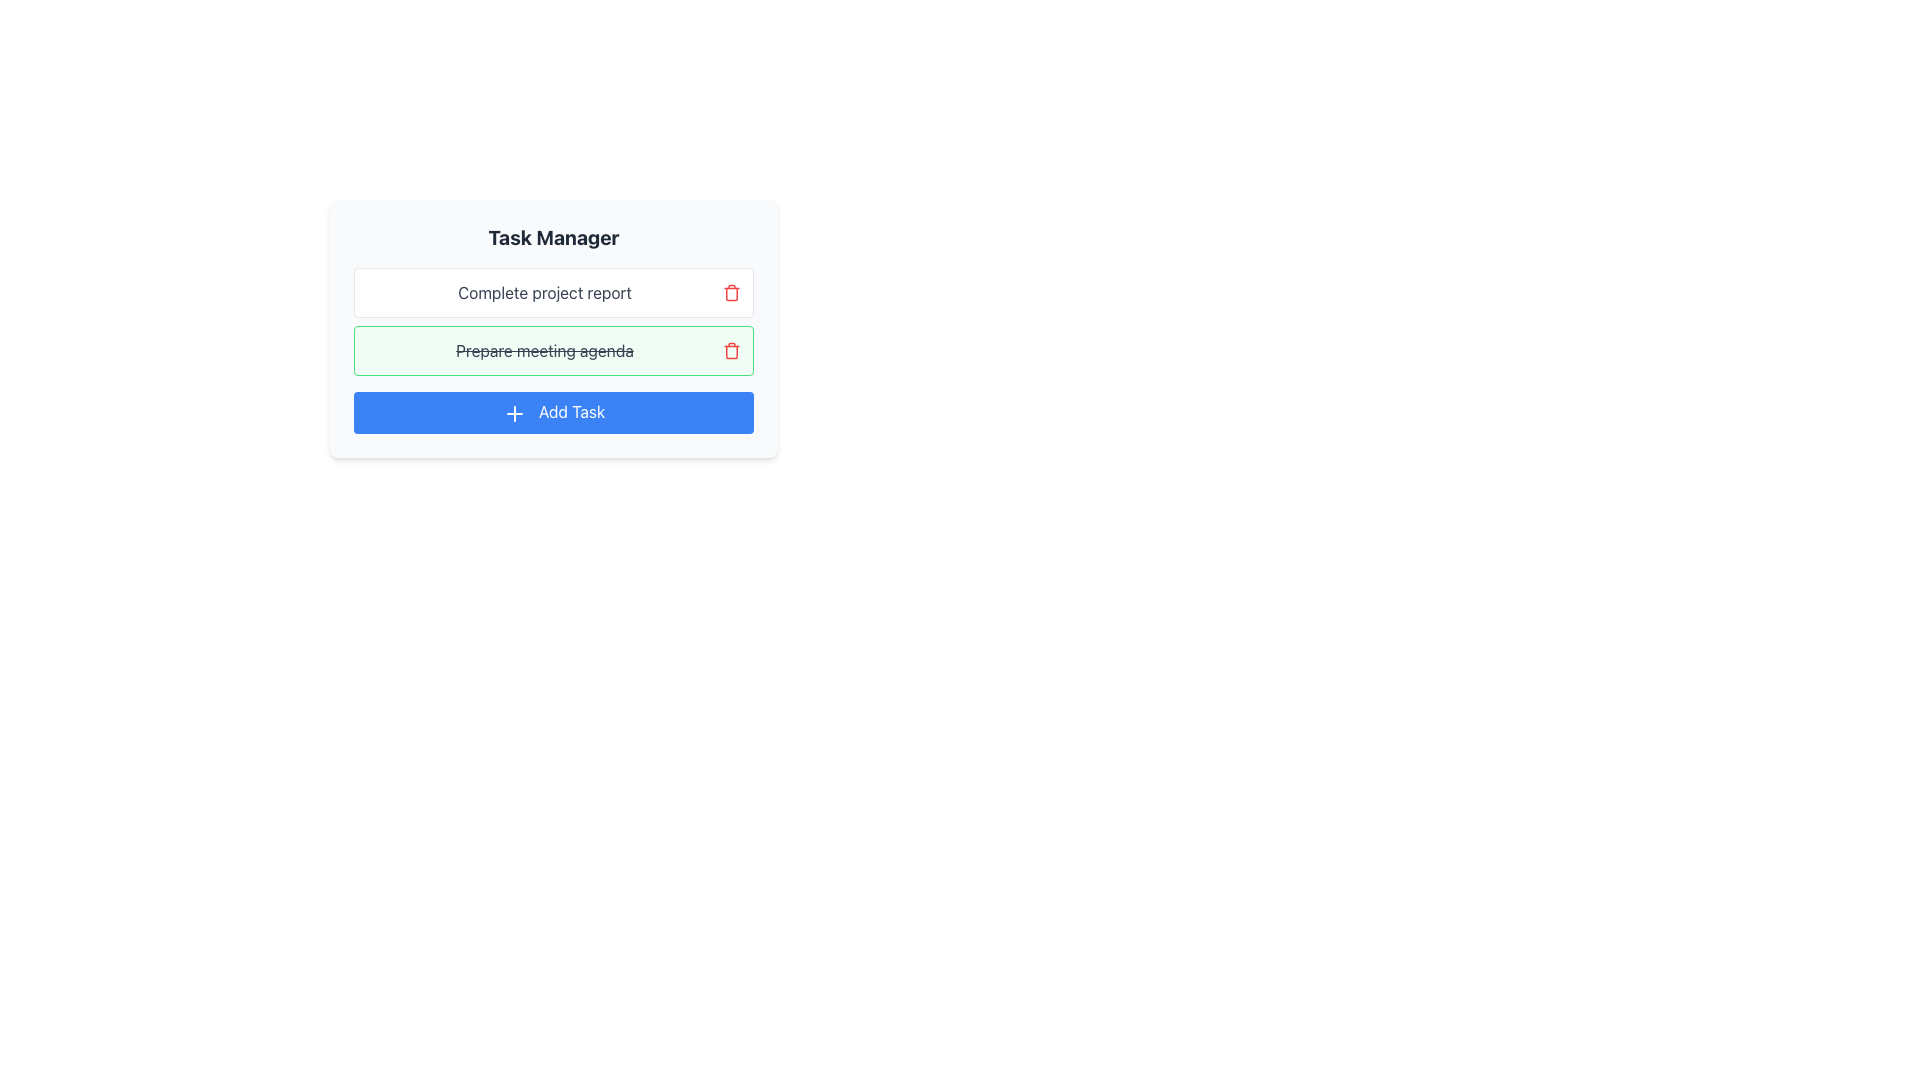 The width and height of the screenshot is (1920, 1080). Describe the element at coordinates (545, 293) in the screenshot. I see `the static text element displaying 'Complete project report' within the Task Manager, positioned above the 'Prepare meeting agenda' task` at that location.